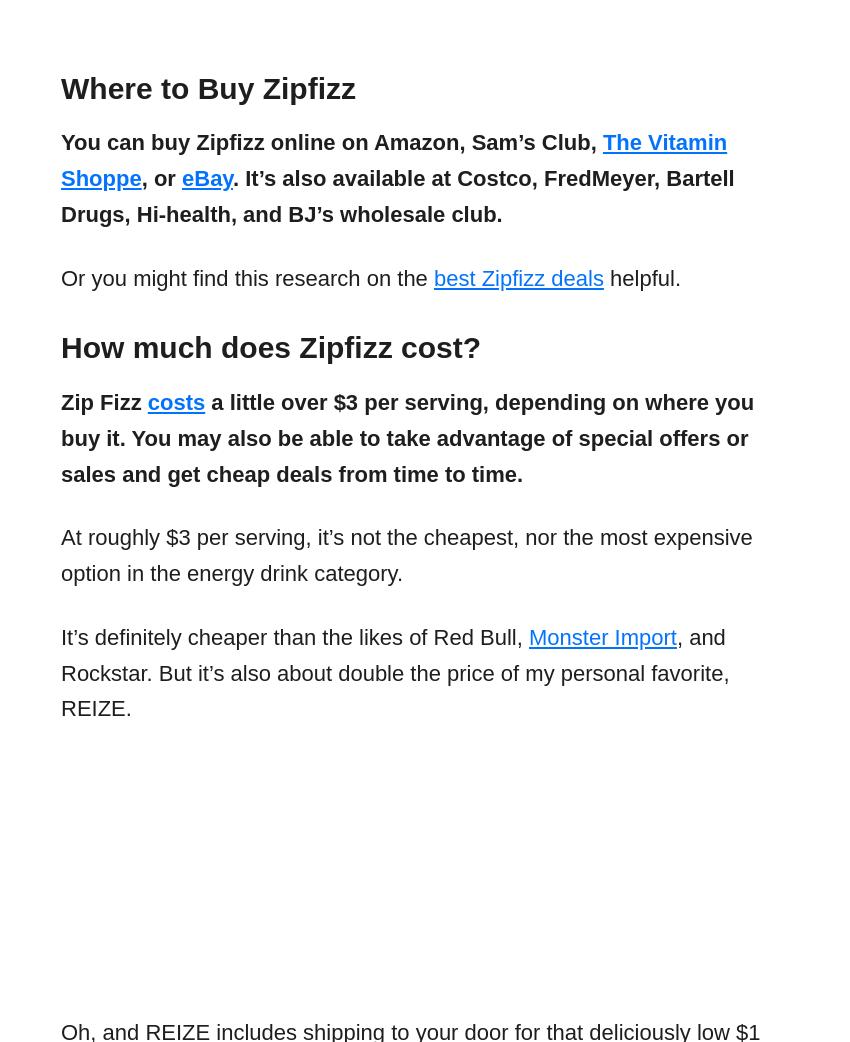 Image resolution: width=850 pixels, height=1042 pixels. I want to click on 'How much does Zipfizz cost?', so click(269, 347).